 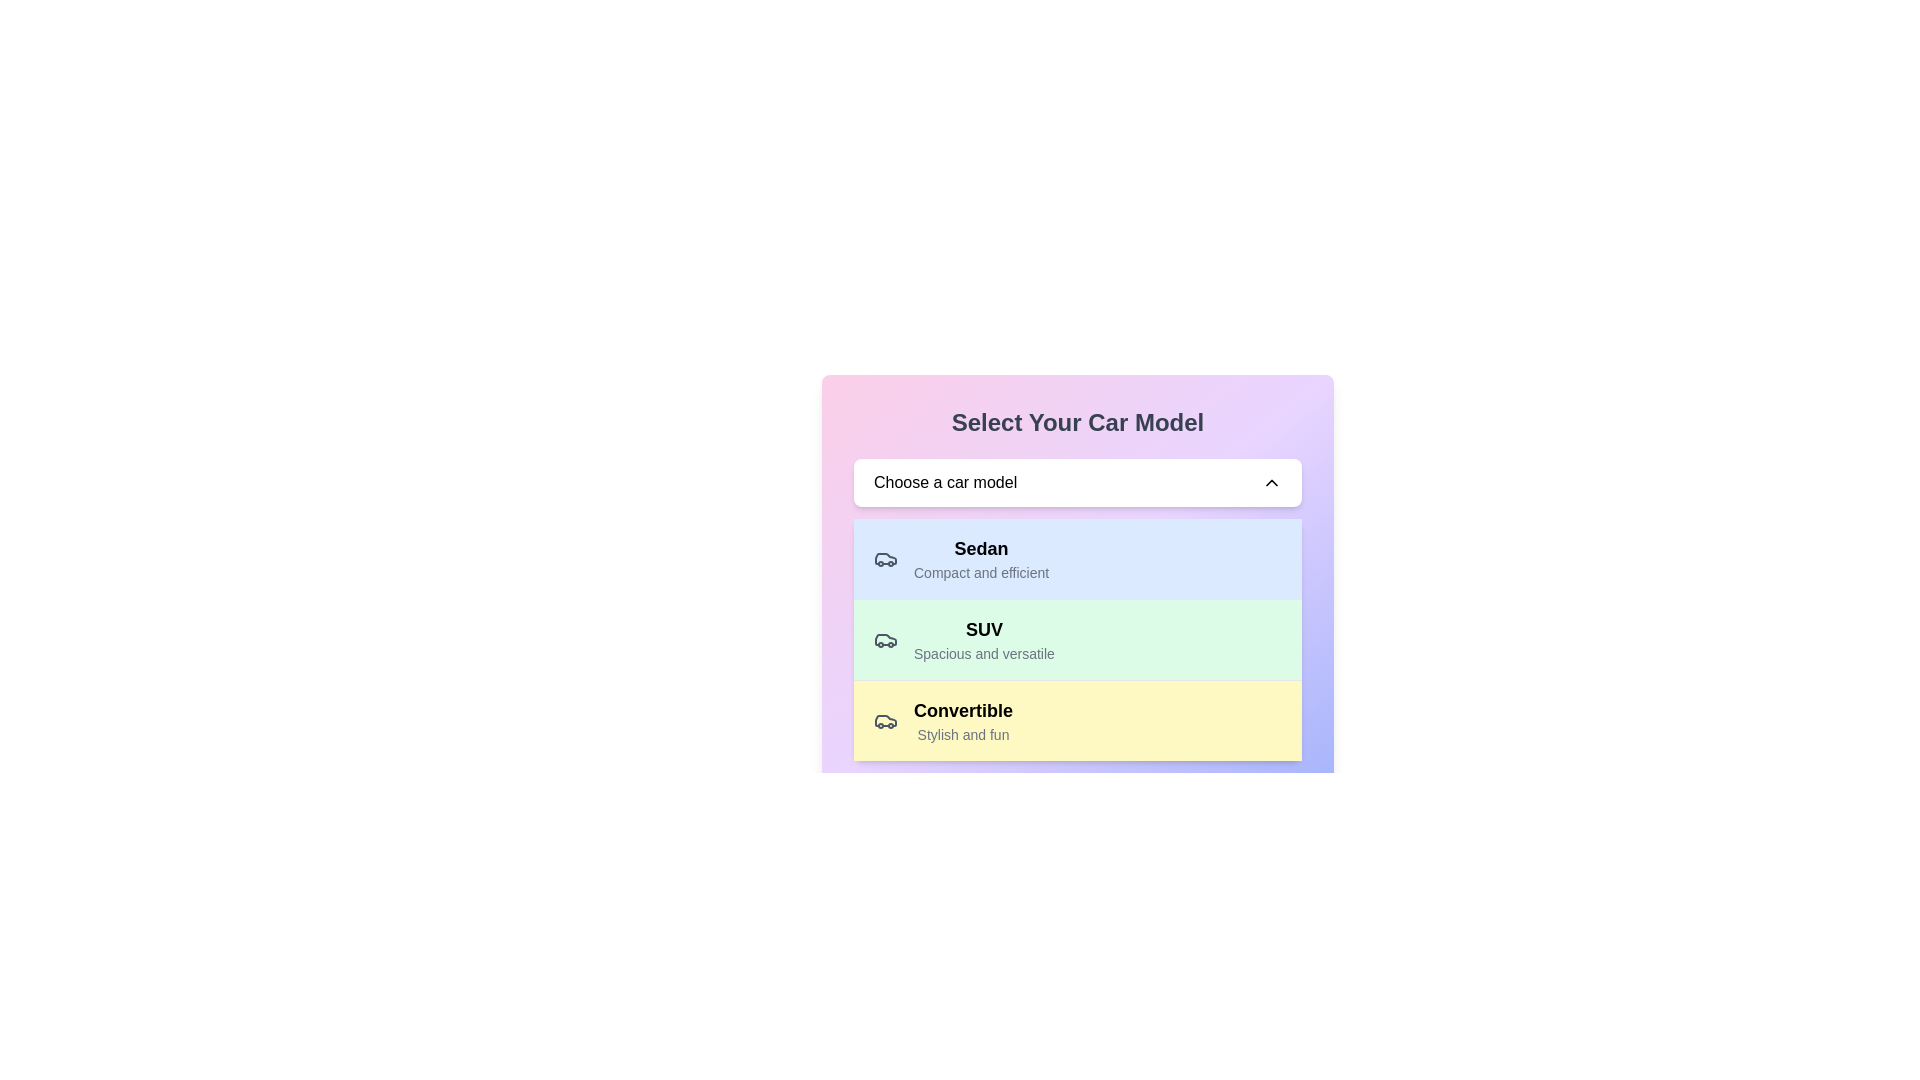 What do you see at coordinates (885, 721) in the screenshot?
I see `the car icon located to the left of the 'Convertible' text in the 'Select Your Car Model' dropdown menu to observe the associated tooltip or description` at bounding box center [885, 721].